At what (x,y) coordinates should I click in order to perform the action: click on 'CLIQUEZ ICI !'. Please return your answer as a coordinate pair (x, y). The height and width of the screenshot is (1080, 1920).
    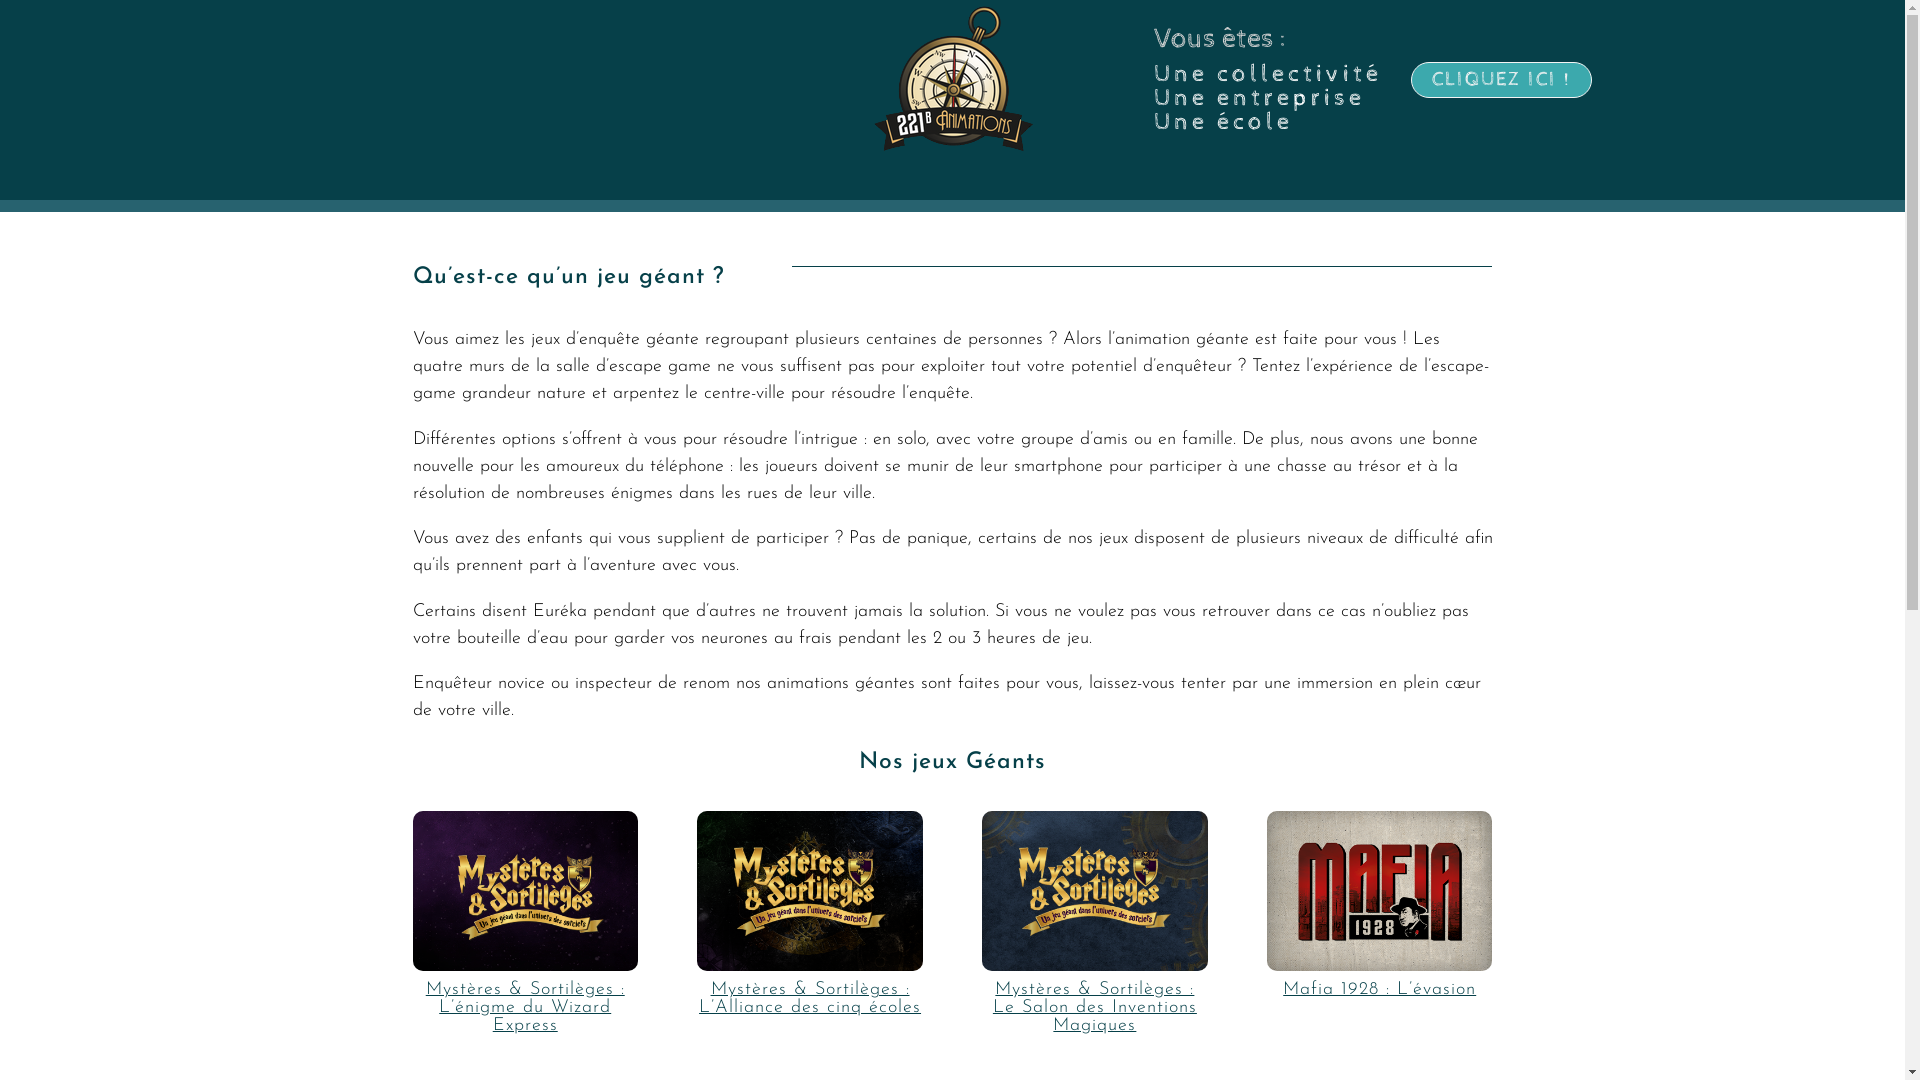
    Looking at the image, I should click on (1501, 79).